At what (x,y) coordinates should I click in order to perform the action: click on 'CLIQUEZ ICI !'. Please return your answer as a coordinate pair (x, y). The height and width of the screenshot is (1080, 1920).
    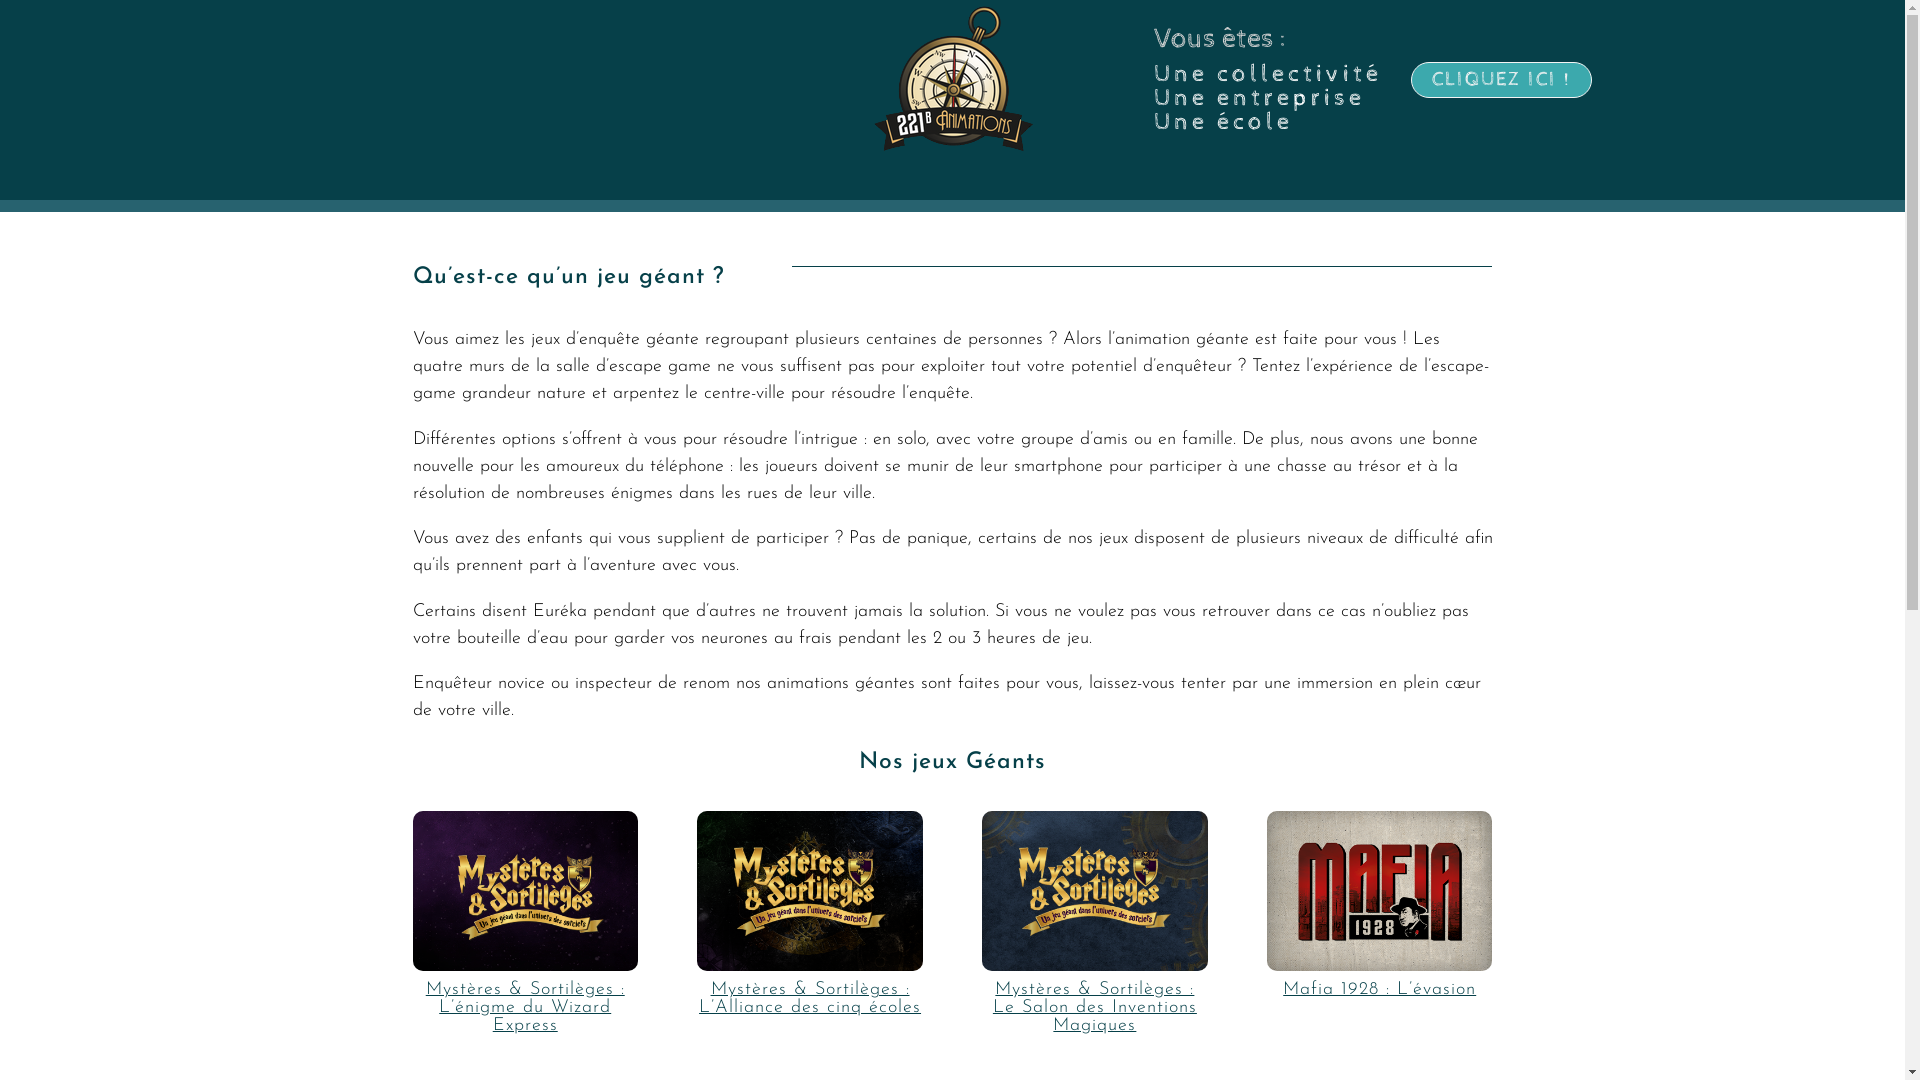
    Looking at the image, I should click on (1501, 79).